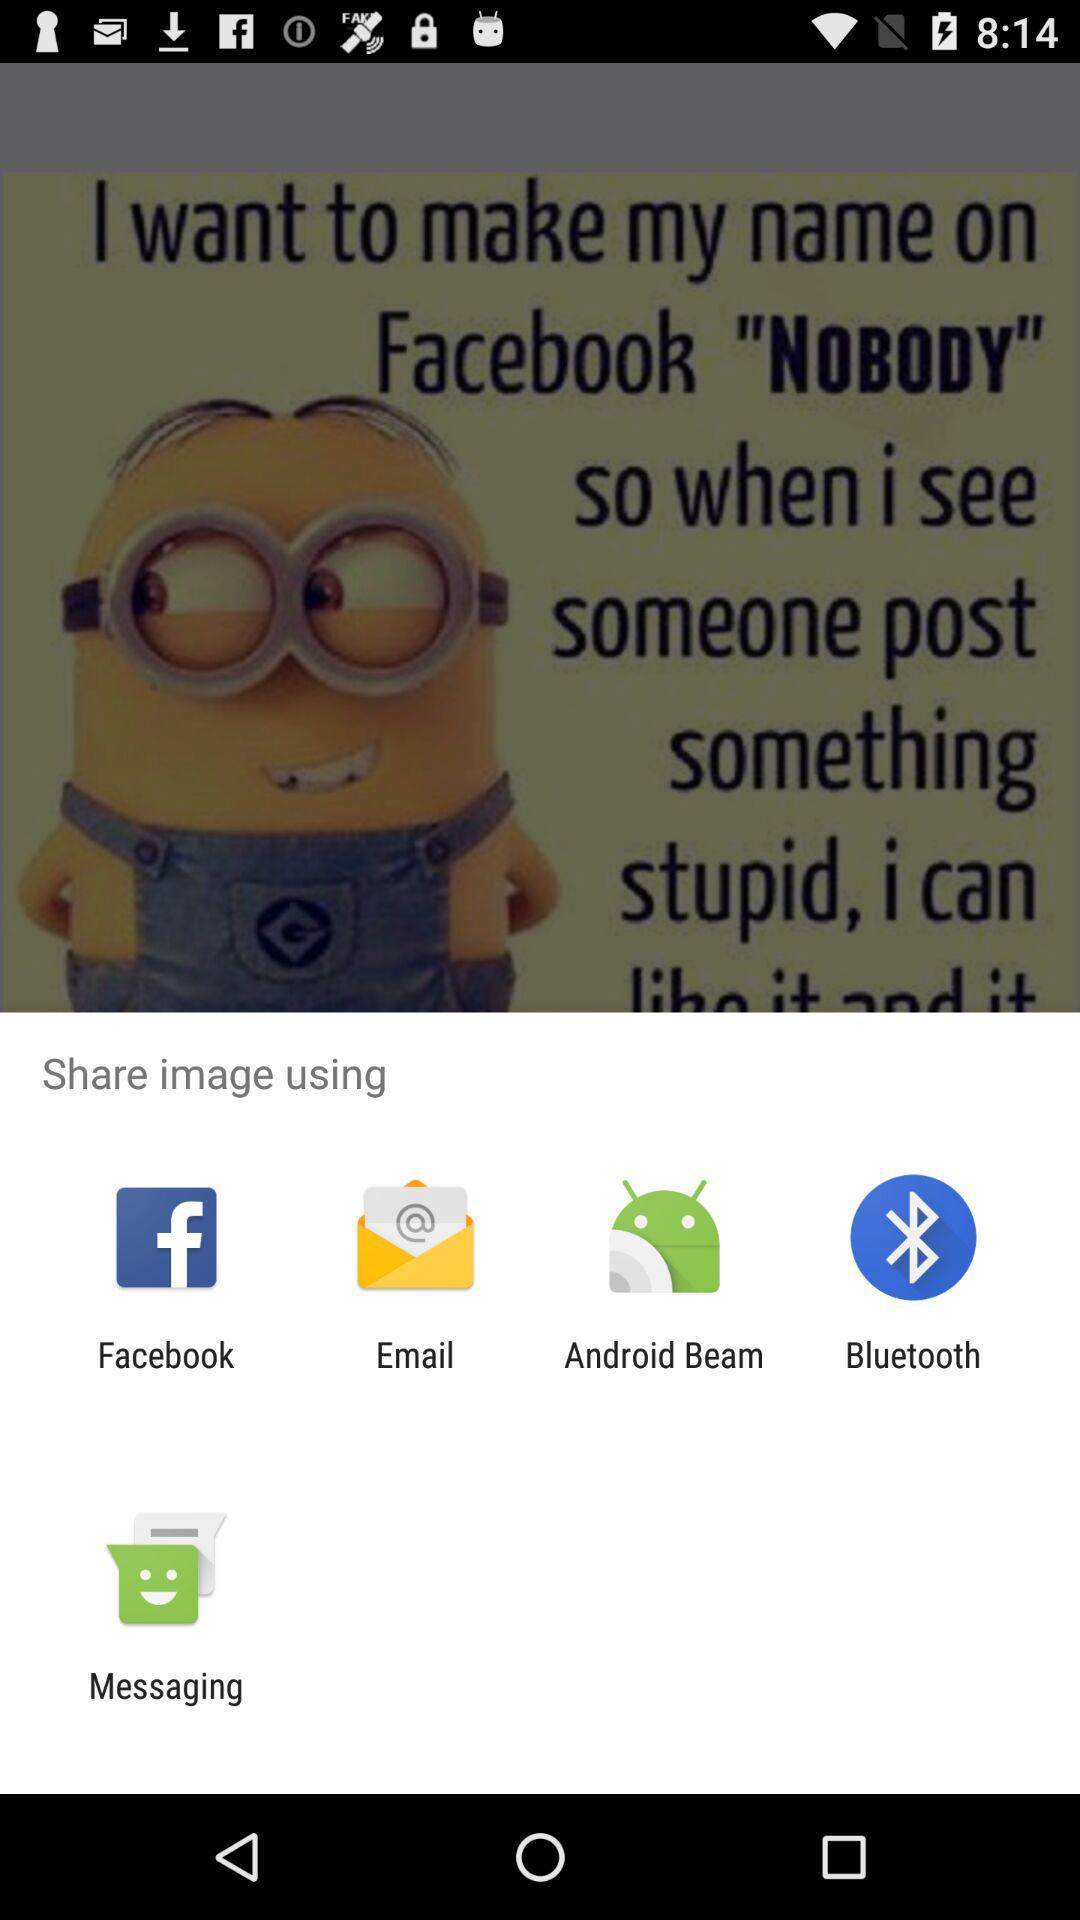  Describe the element at coordinates (165, 1374) in the screenshot. I see `facebook app` at that location.